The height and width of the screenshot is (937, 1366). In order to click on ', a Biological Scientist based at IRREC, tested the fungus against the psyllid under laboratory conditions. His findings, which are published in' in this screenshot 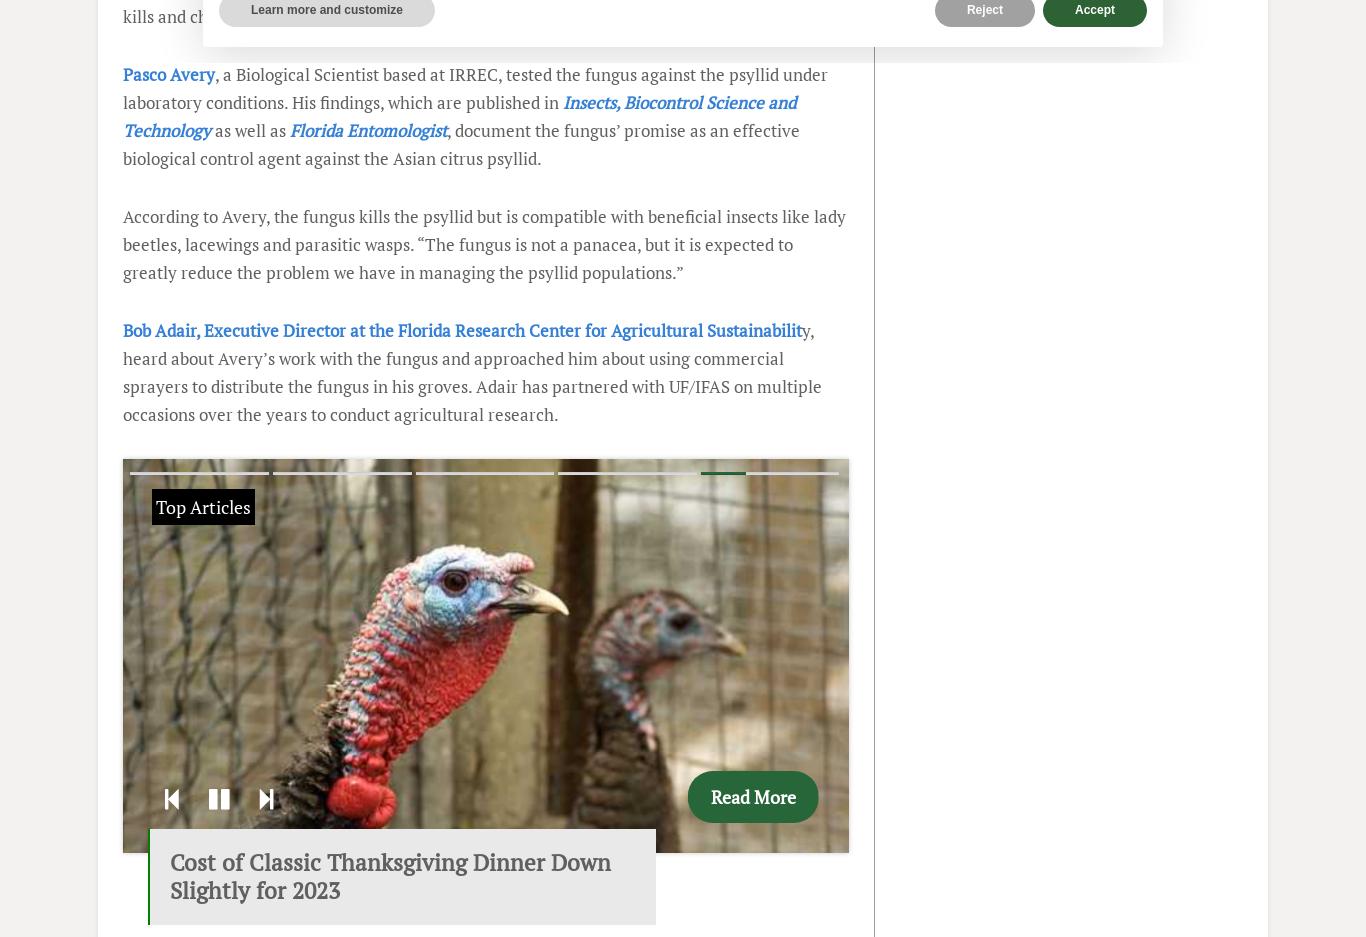, I will do `click(475, 87)`.